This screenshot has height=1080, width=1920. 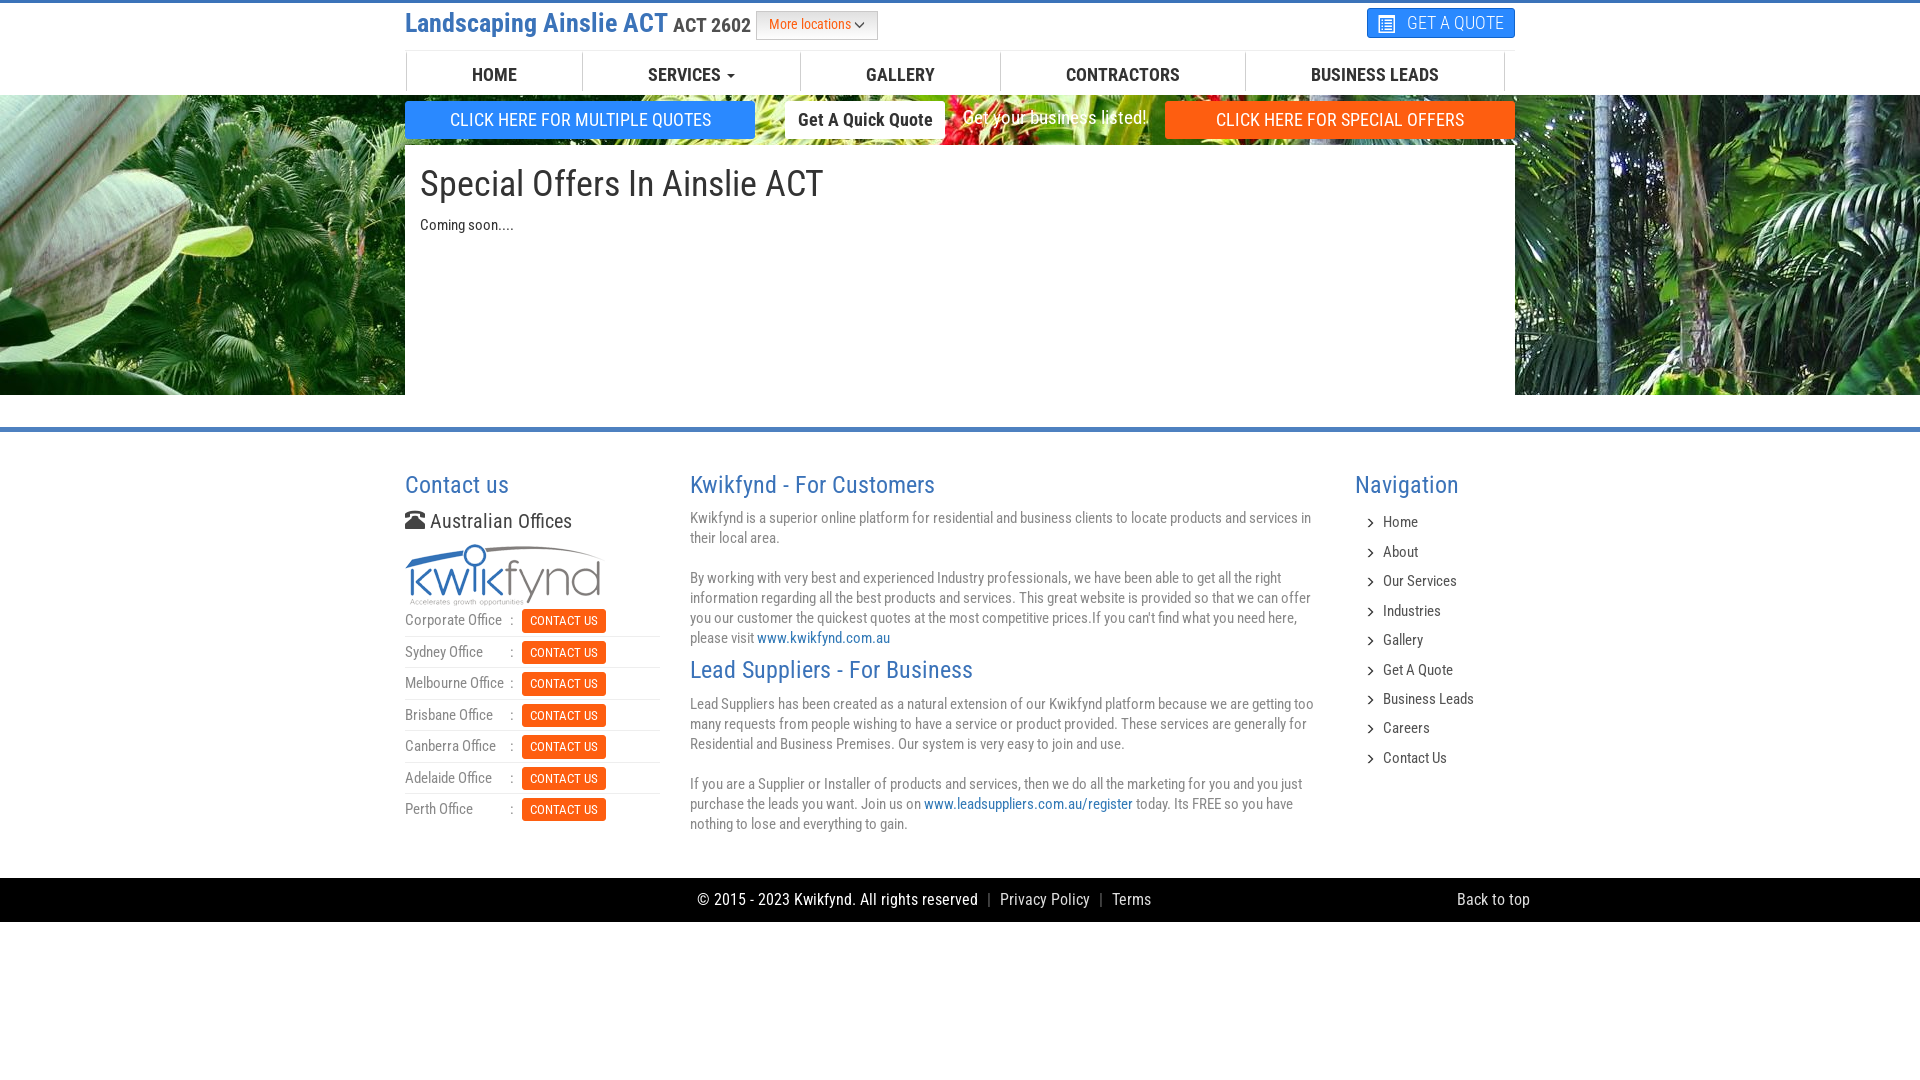 I want to click on 'Back to top', so click(x=1493, y=898).